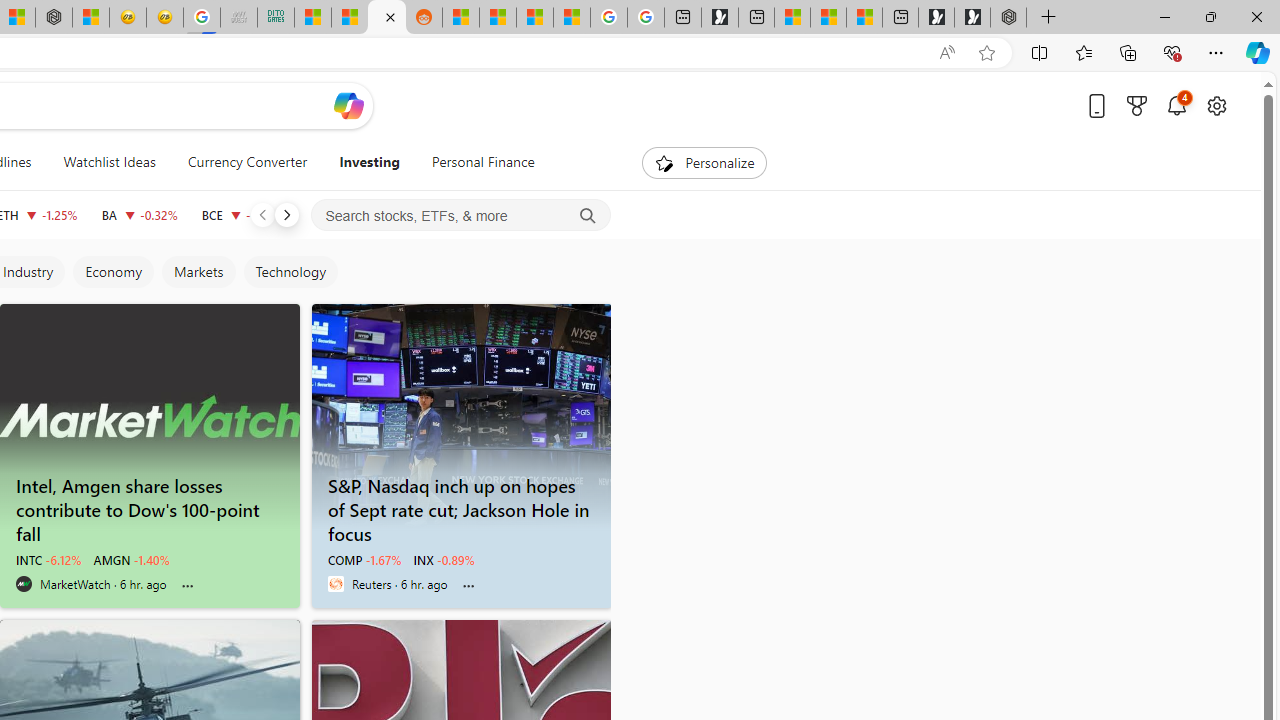  Describe the element at coordinates (986, 52) in the screenshot. I see `'Add this page to favorites (Ctrl+D)'` at that location.